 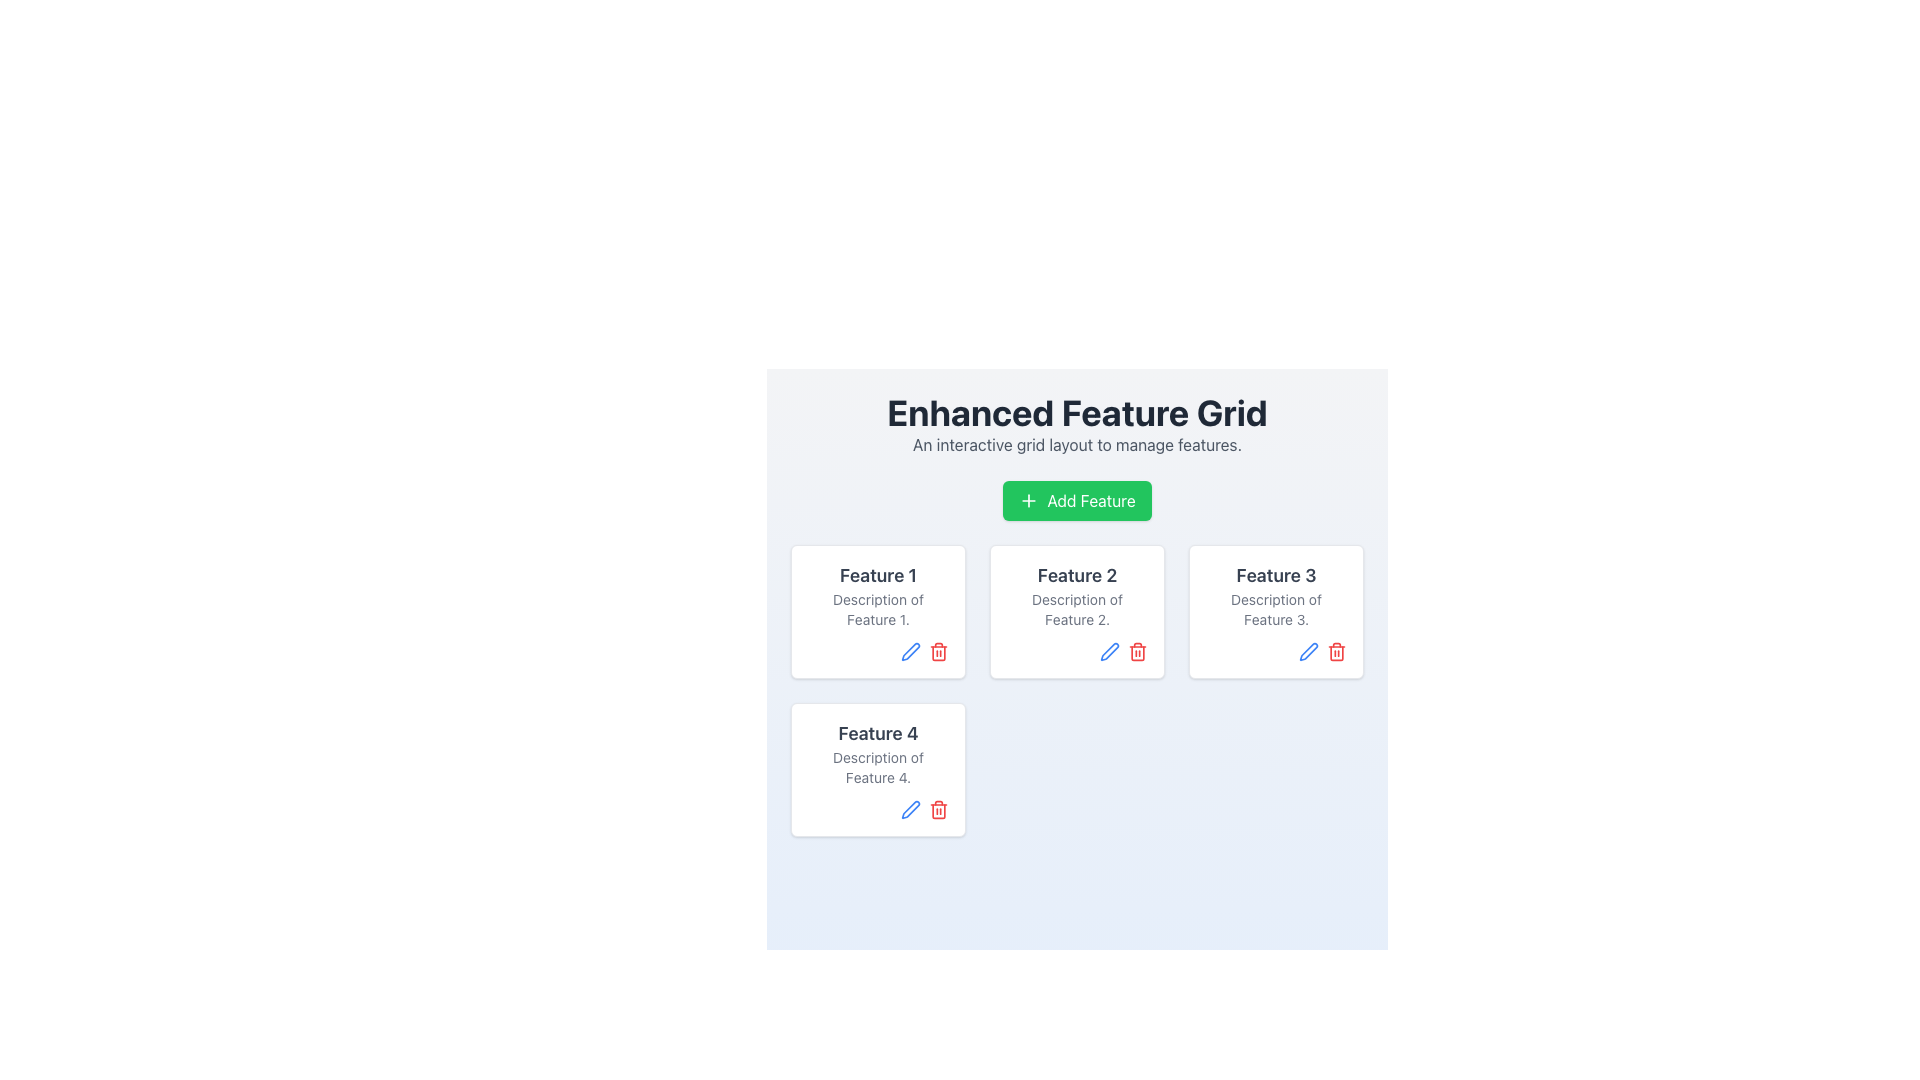 What do you see at coordinates (1337, 651) in the screenshot?
I see `the delete button icon (trash bin) located in the bottom-right corner of the 'Feature 3' card` at bounding box center [1337, 651].